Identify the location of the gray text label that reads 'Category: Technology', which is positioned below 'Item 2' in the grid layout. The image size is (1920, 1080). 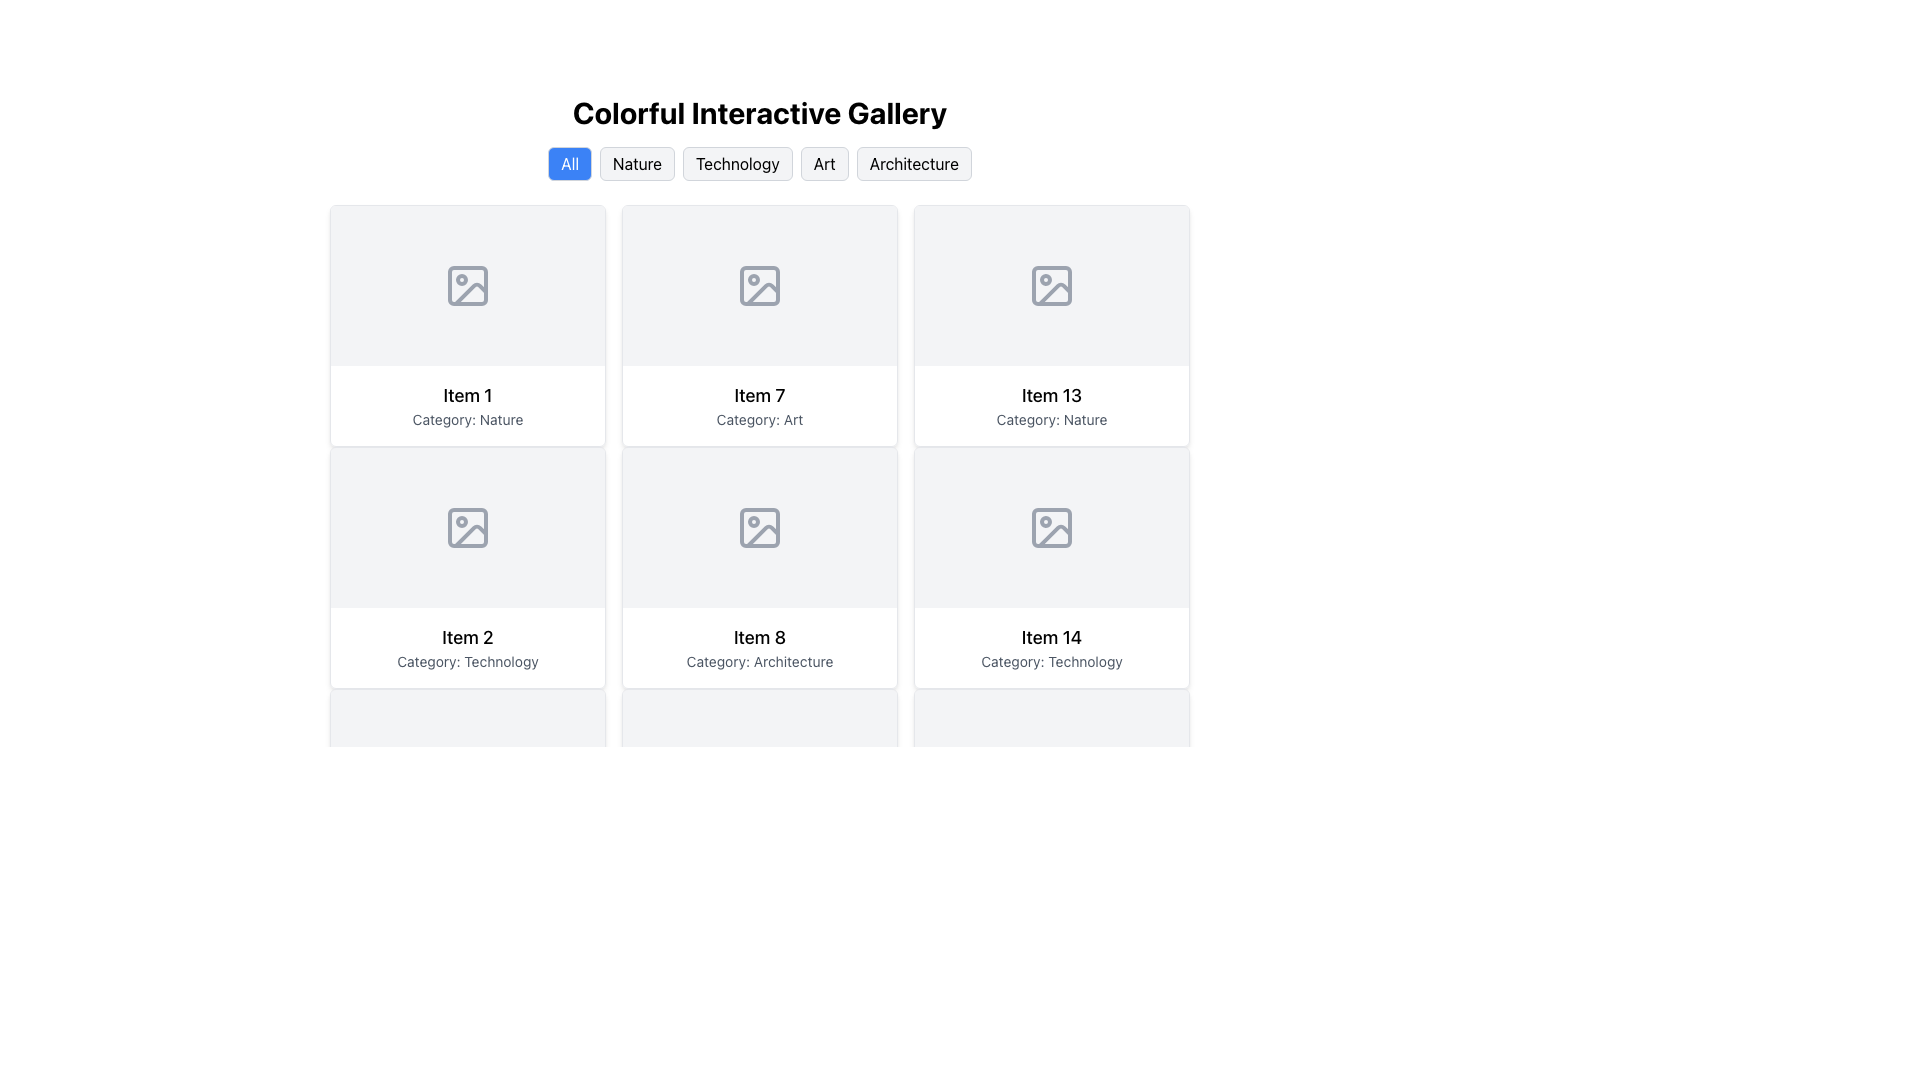
(466, 662).